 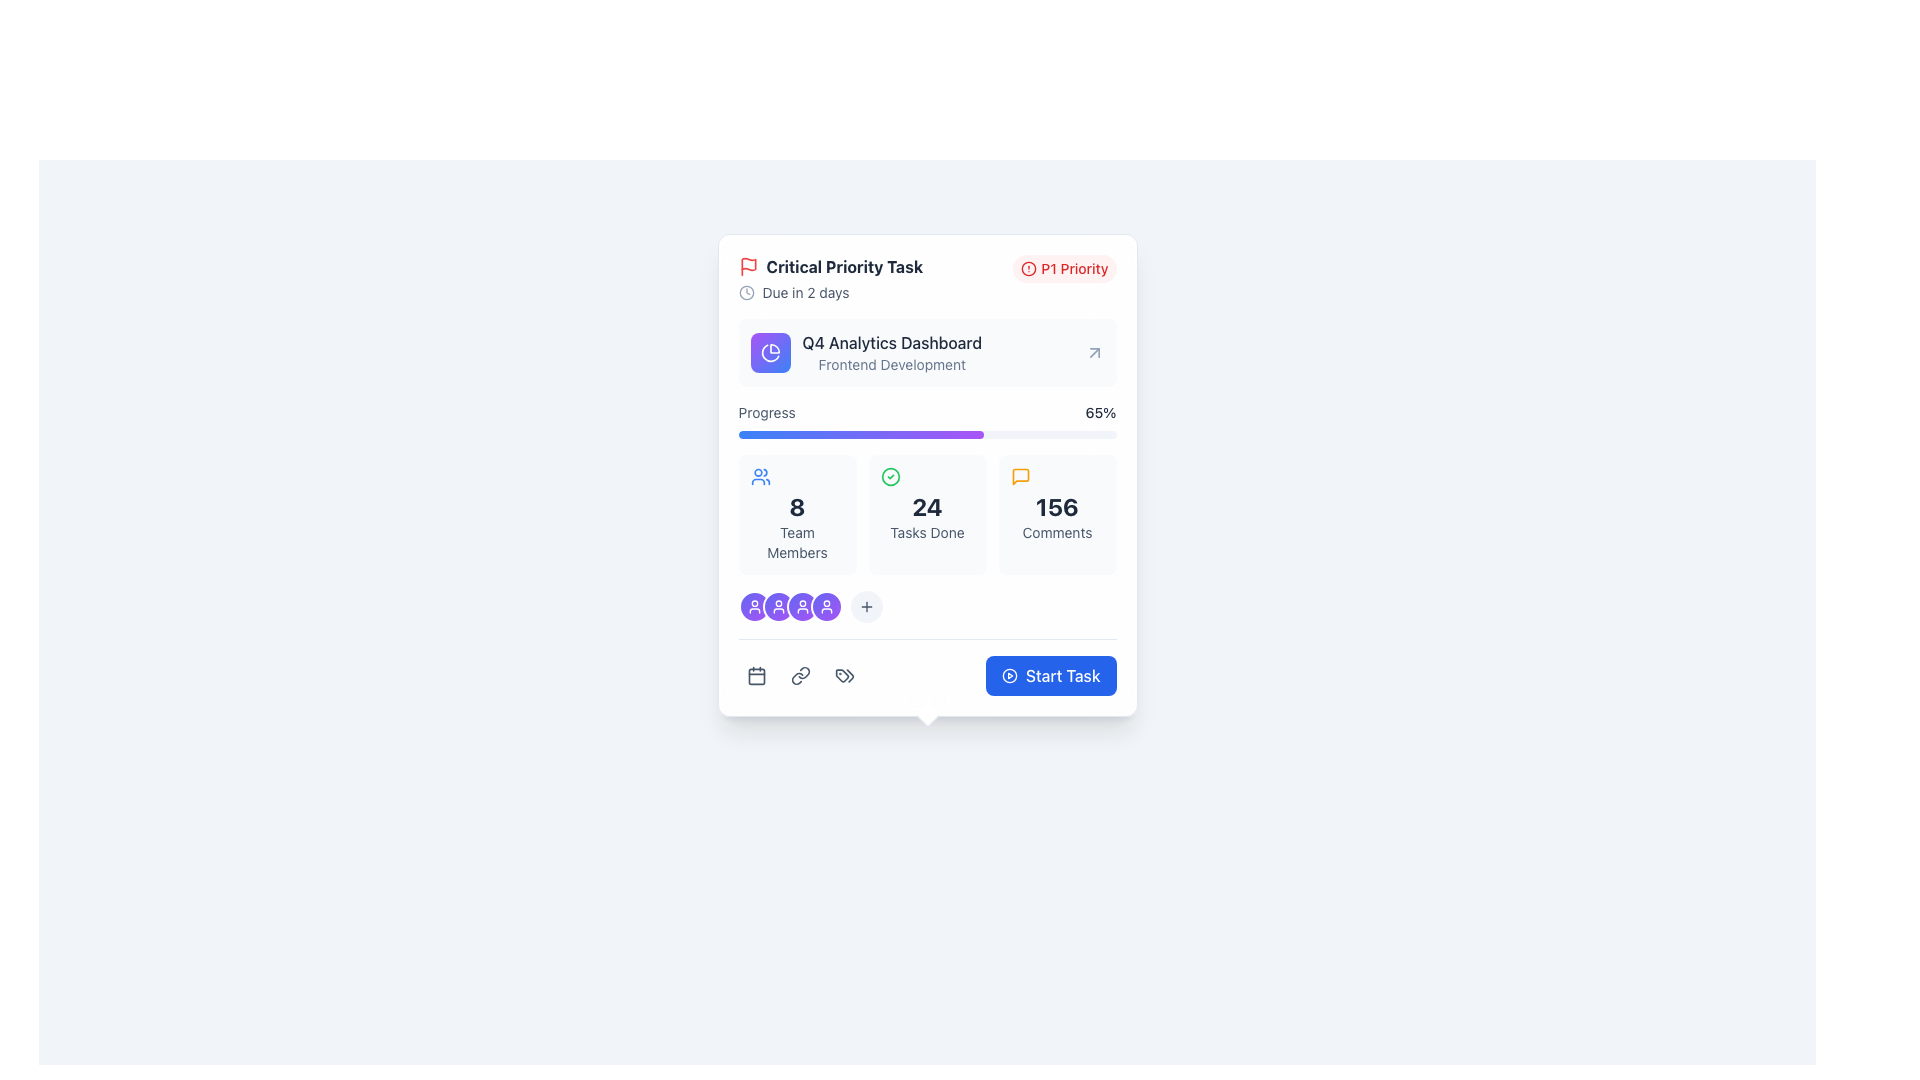 What do you see at coordinates (755, 675) in the screenshot?
I see `the main rectangular area of the calendar icon, which is the third element in its SVG group` at bounding box center [755, 675].